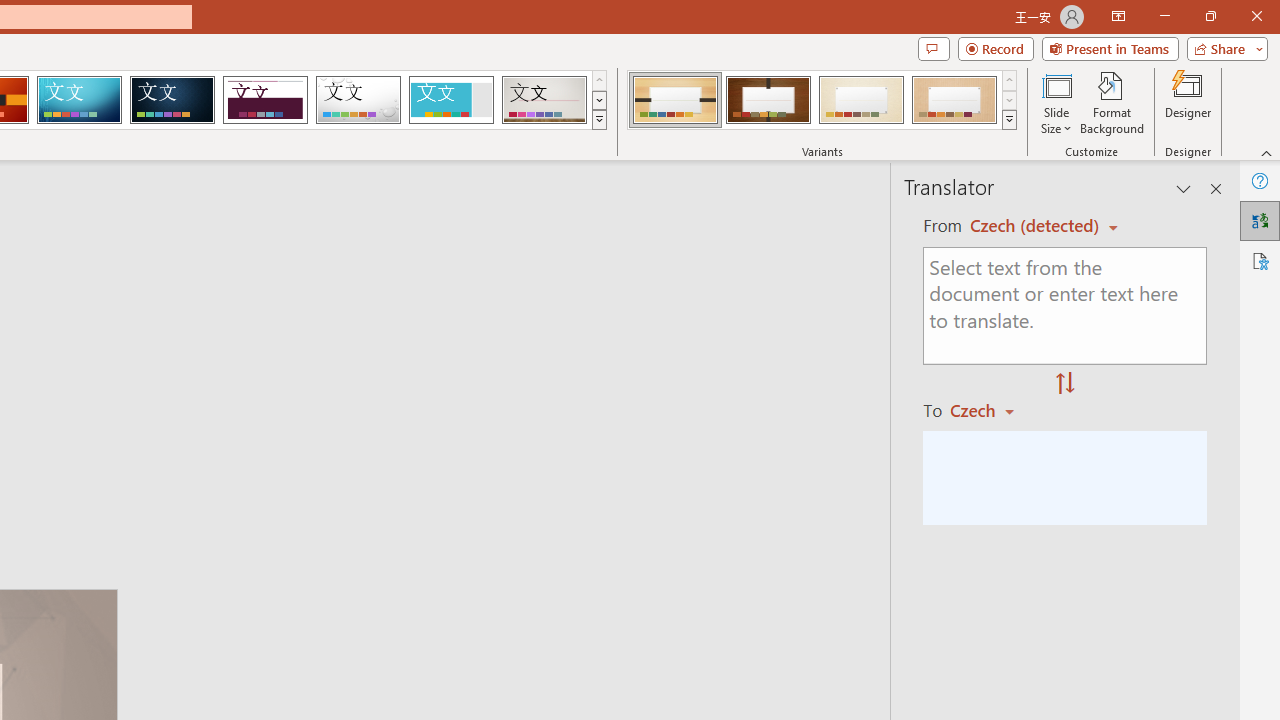 This screenshot has width=1280, height=720. I want to click on 'Droplet', so click(358, 100).